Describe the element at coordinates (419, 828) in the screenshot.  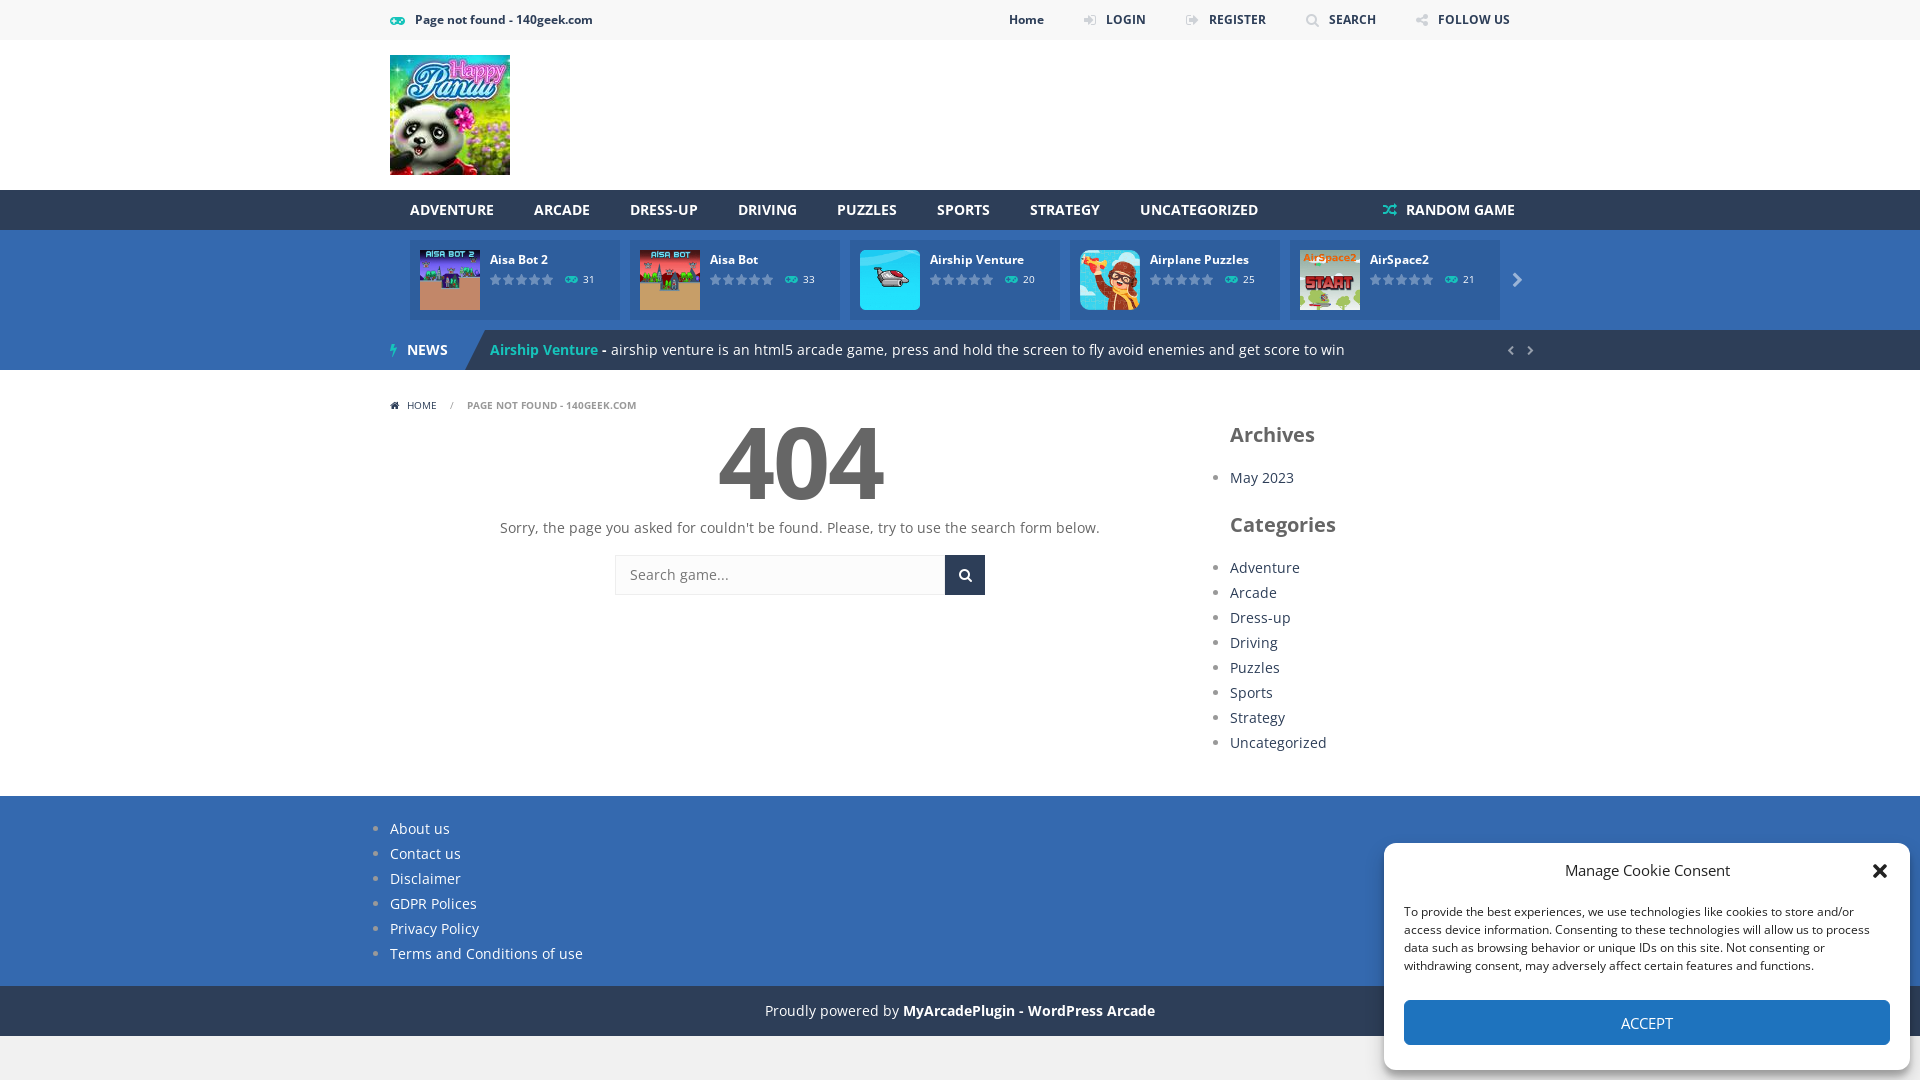
I see `'About us'` at that location.